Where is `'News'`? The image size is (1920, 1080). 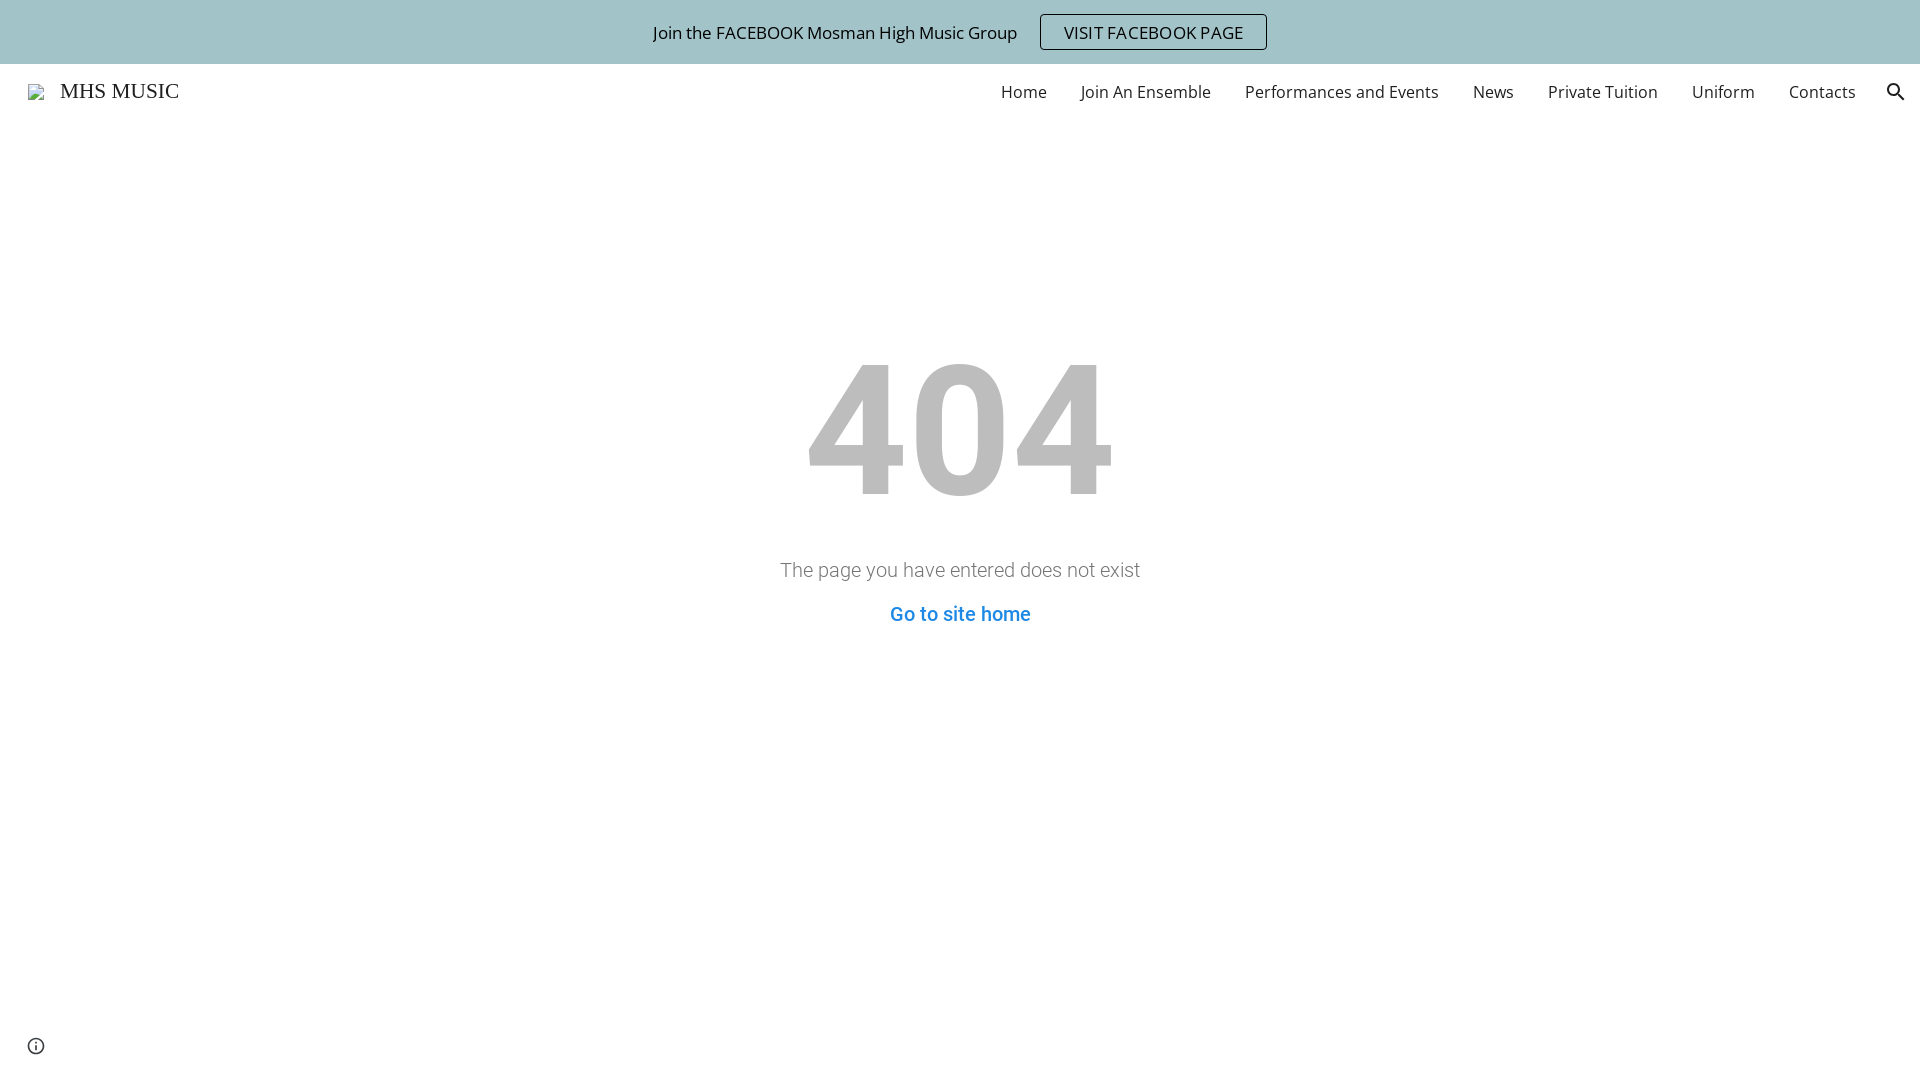 'News' is located at coordinates (1493, 92).